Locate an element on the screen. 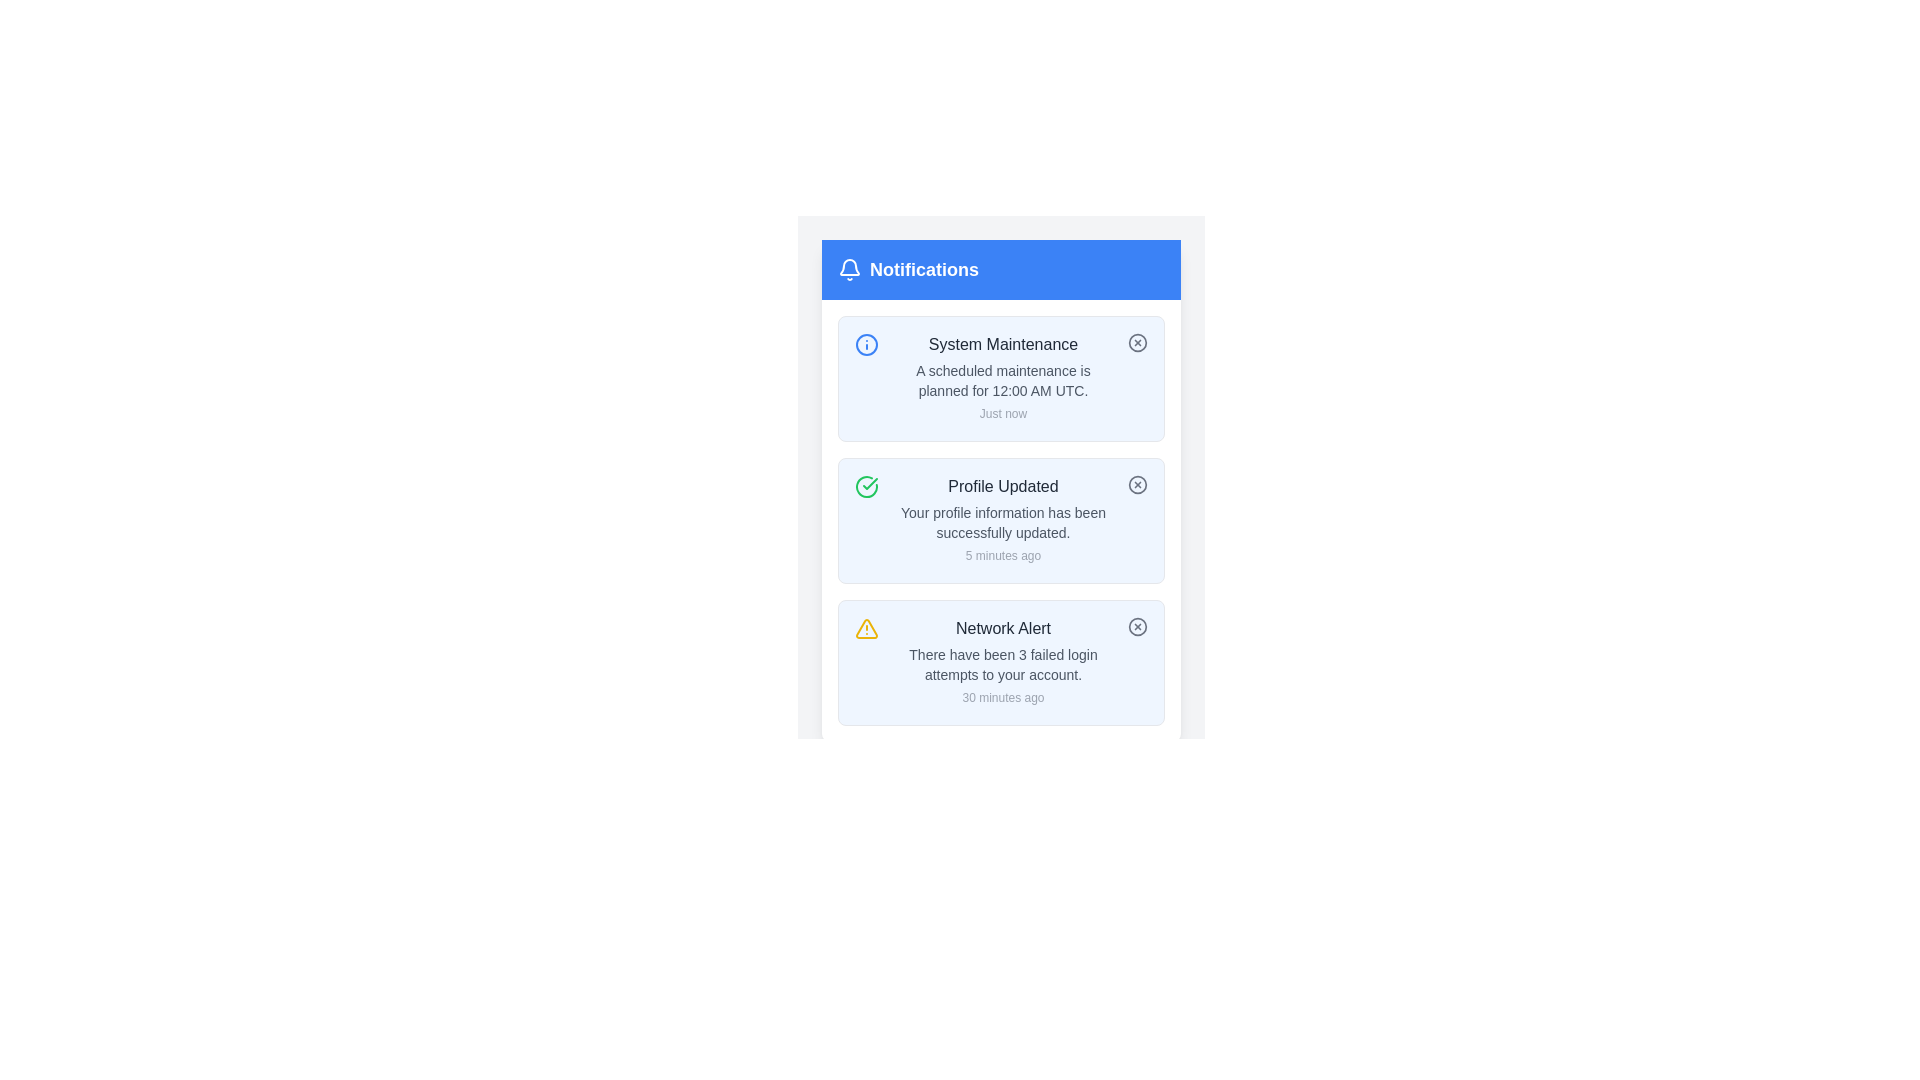 Image resolution: width=1920 pixels, height=1080 pixels. the close button located at the top-right corner of the 'Network Alert' notification card is located at coordinates (1137, 626).